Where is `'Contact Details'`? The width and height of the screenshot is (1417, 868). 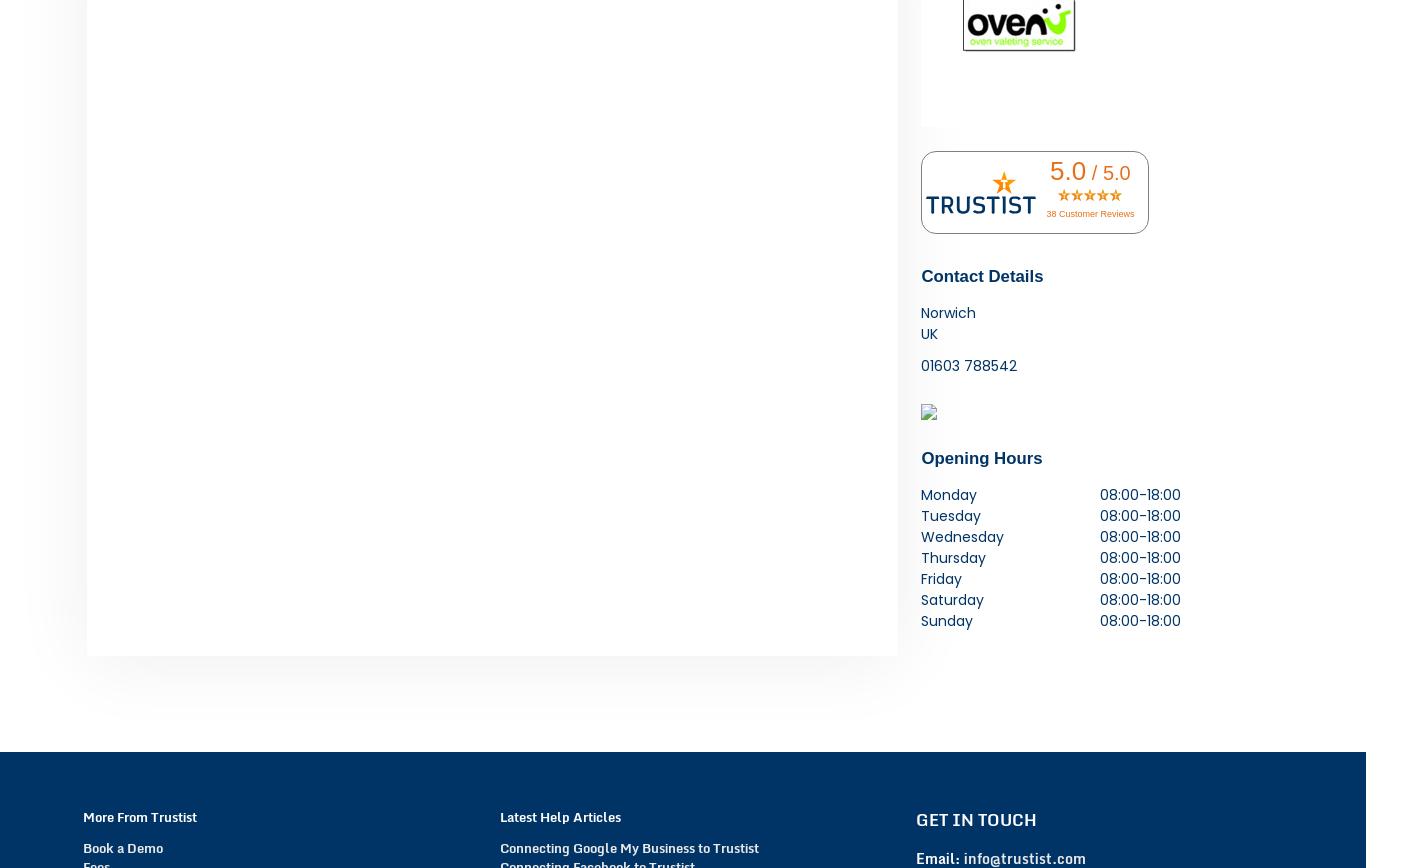
'Contact Details' is located at coordinates (980, 276).